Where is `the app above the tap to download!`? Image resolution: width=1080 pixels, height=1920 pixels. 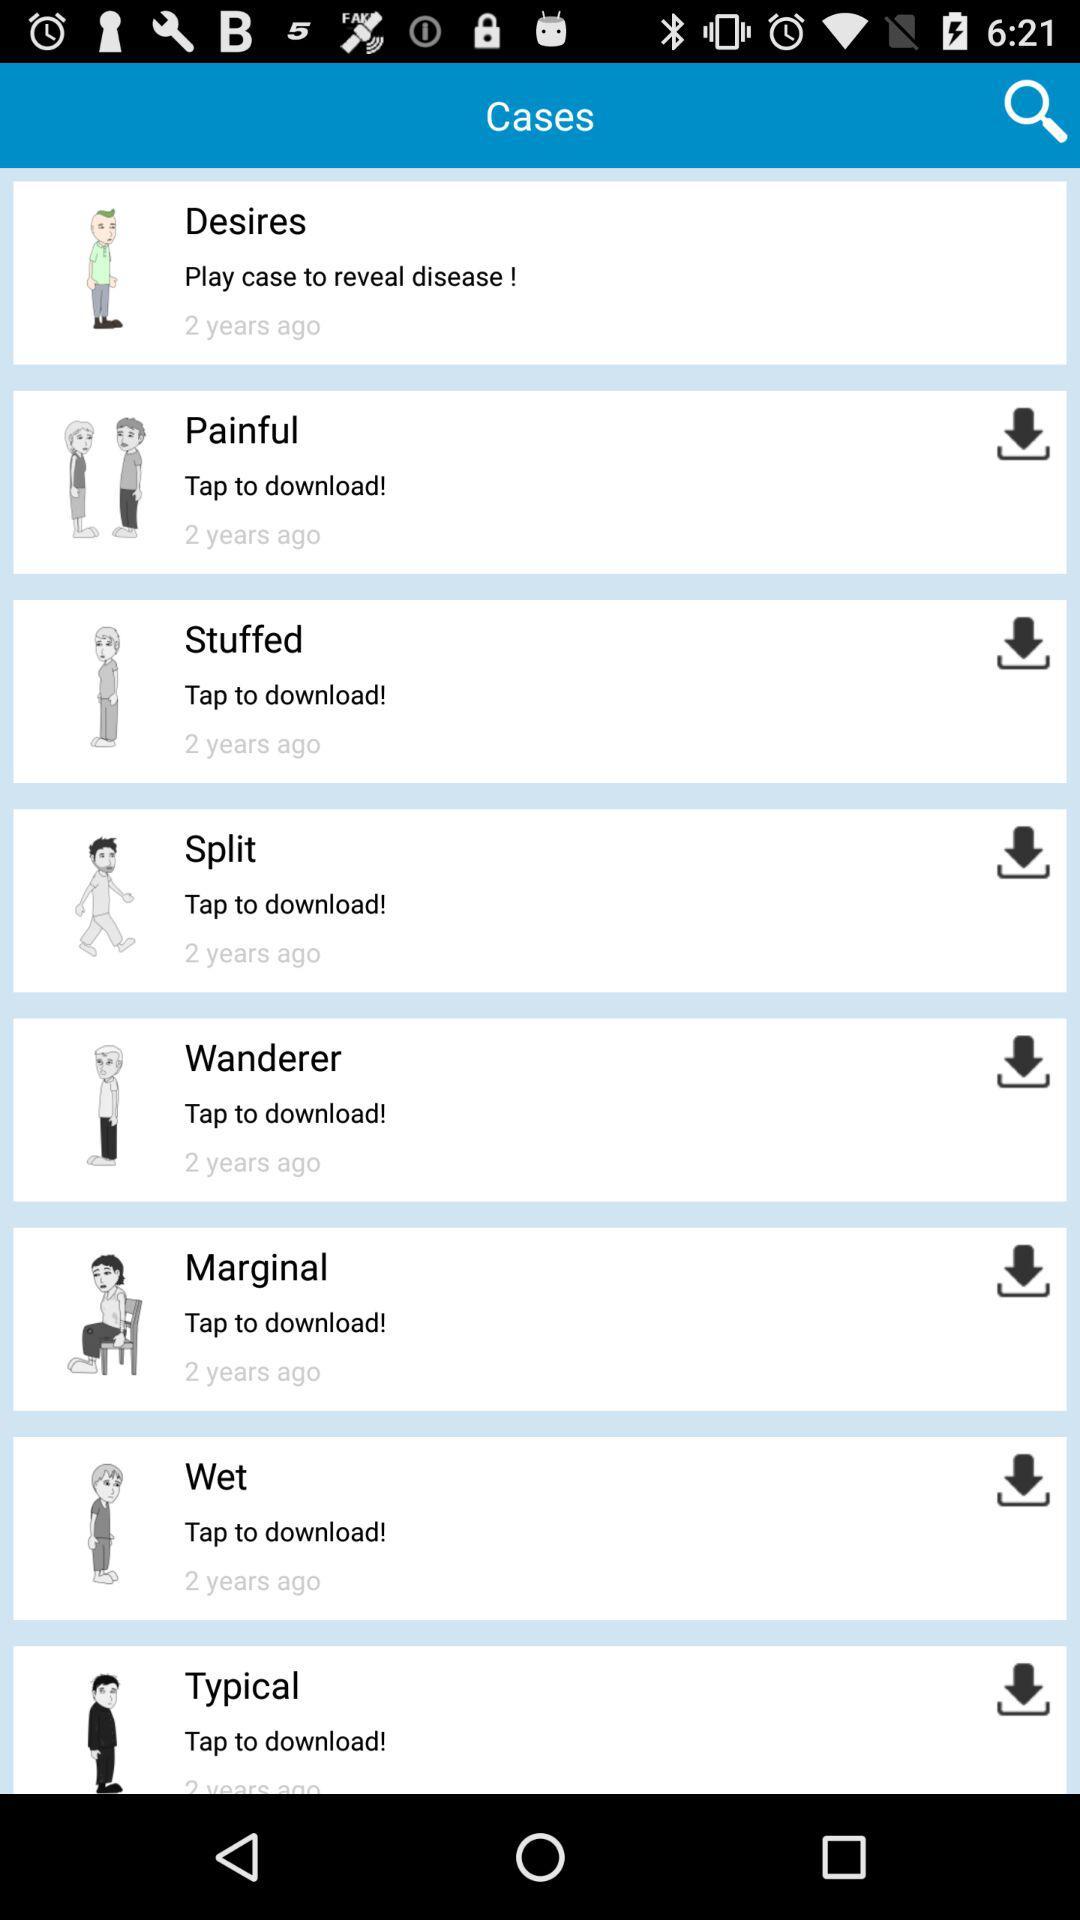
the app above the tap to download! is located at coordinates (255, 1265).